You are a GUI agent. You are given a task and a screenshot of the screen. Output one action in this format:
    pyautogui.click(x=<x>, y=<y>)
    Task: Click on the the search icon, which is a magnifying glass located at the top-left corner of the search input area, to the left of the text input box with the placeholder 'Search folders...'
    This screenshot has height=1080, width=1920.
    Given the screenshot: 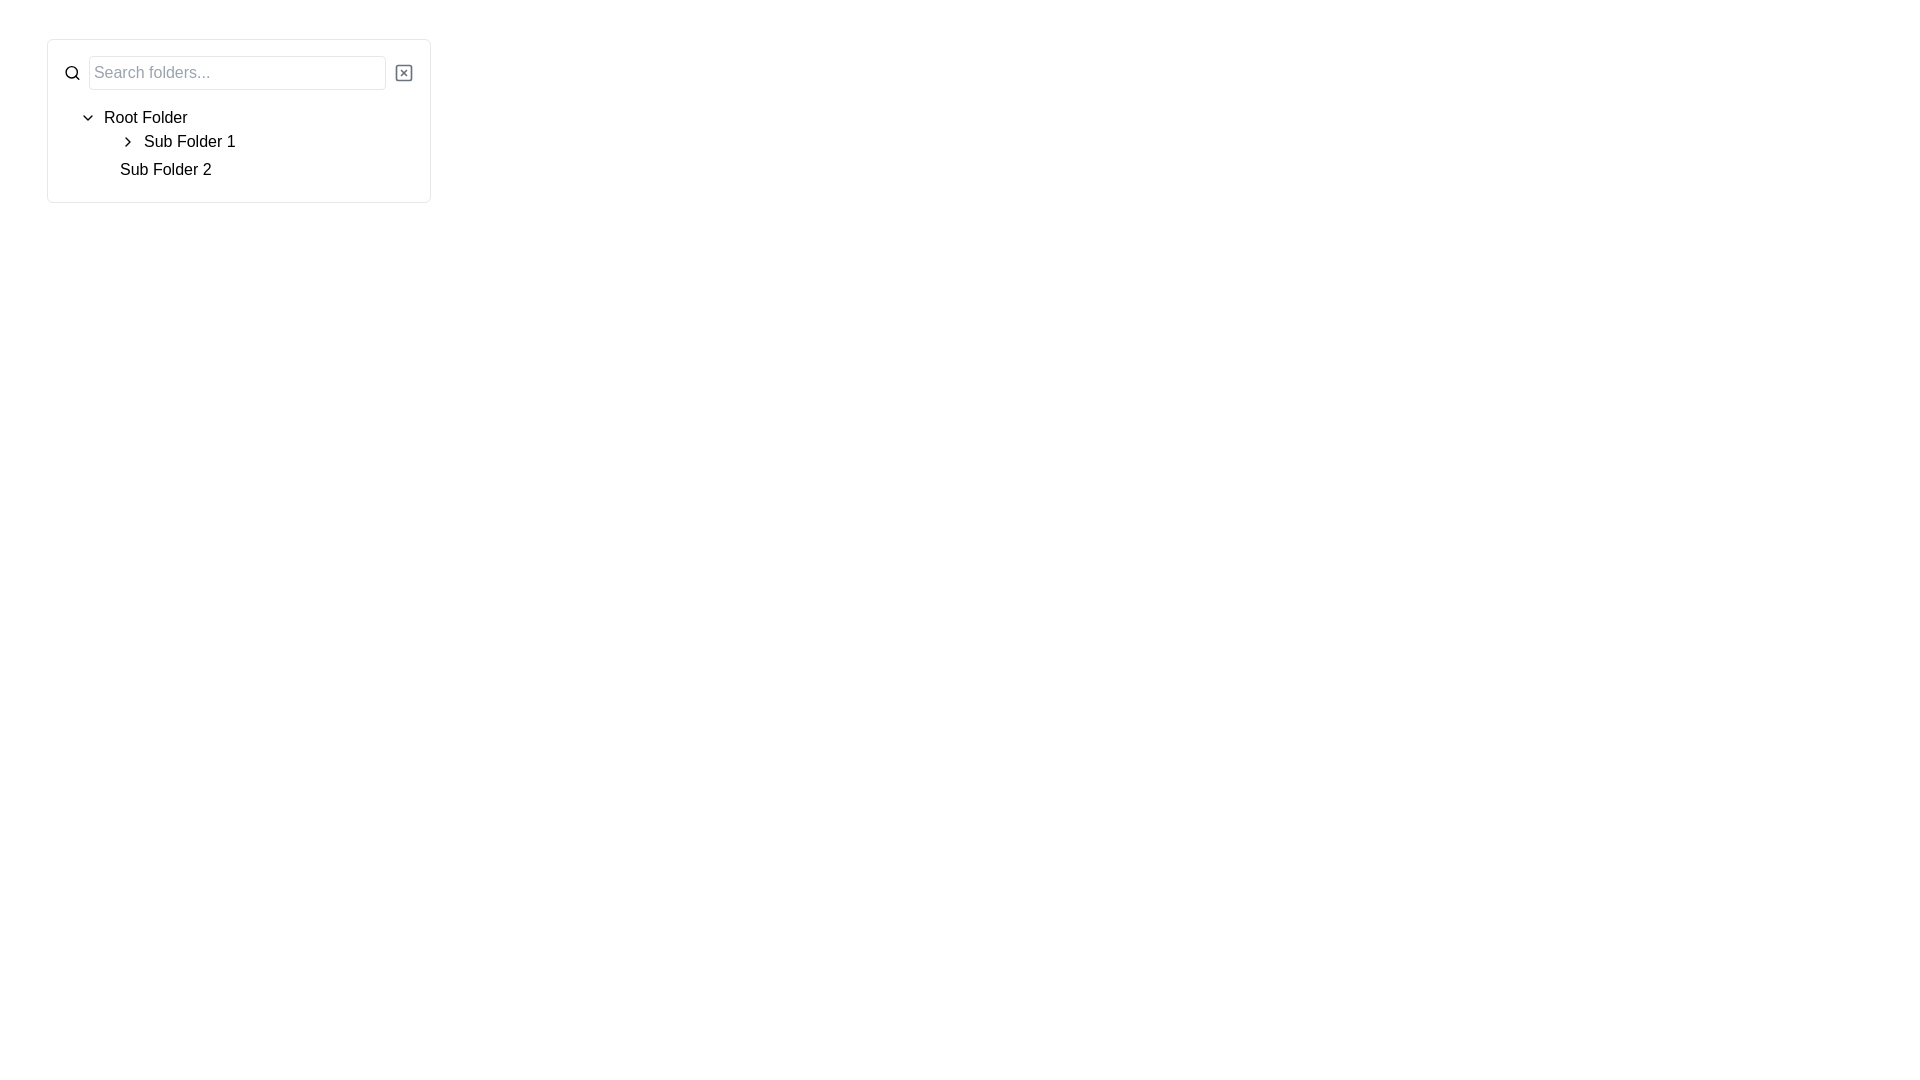 What is the action you would take?
    pyautogui.click(x=72, y=72)
    